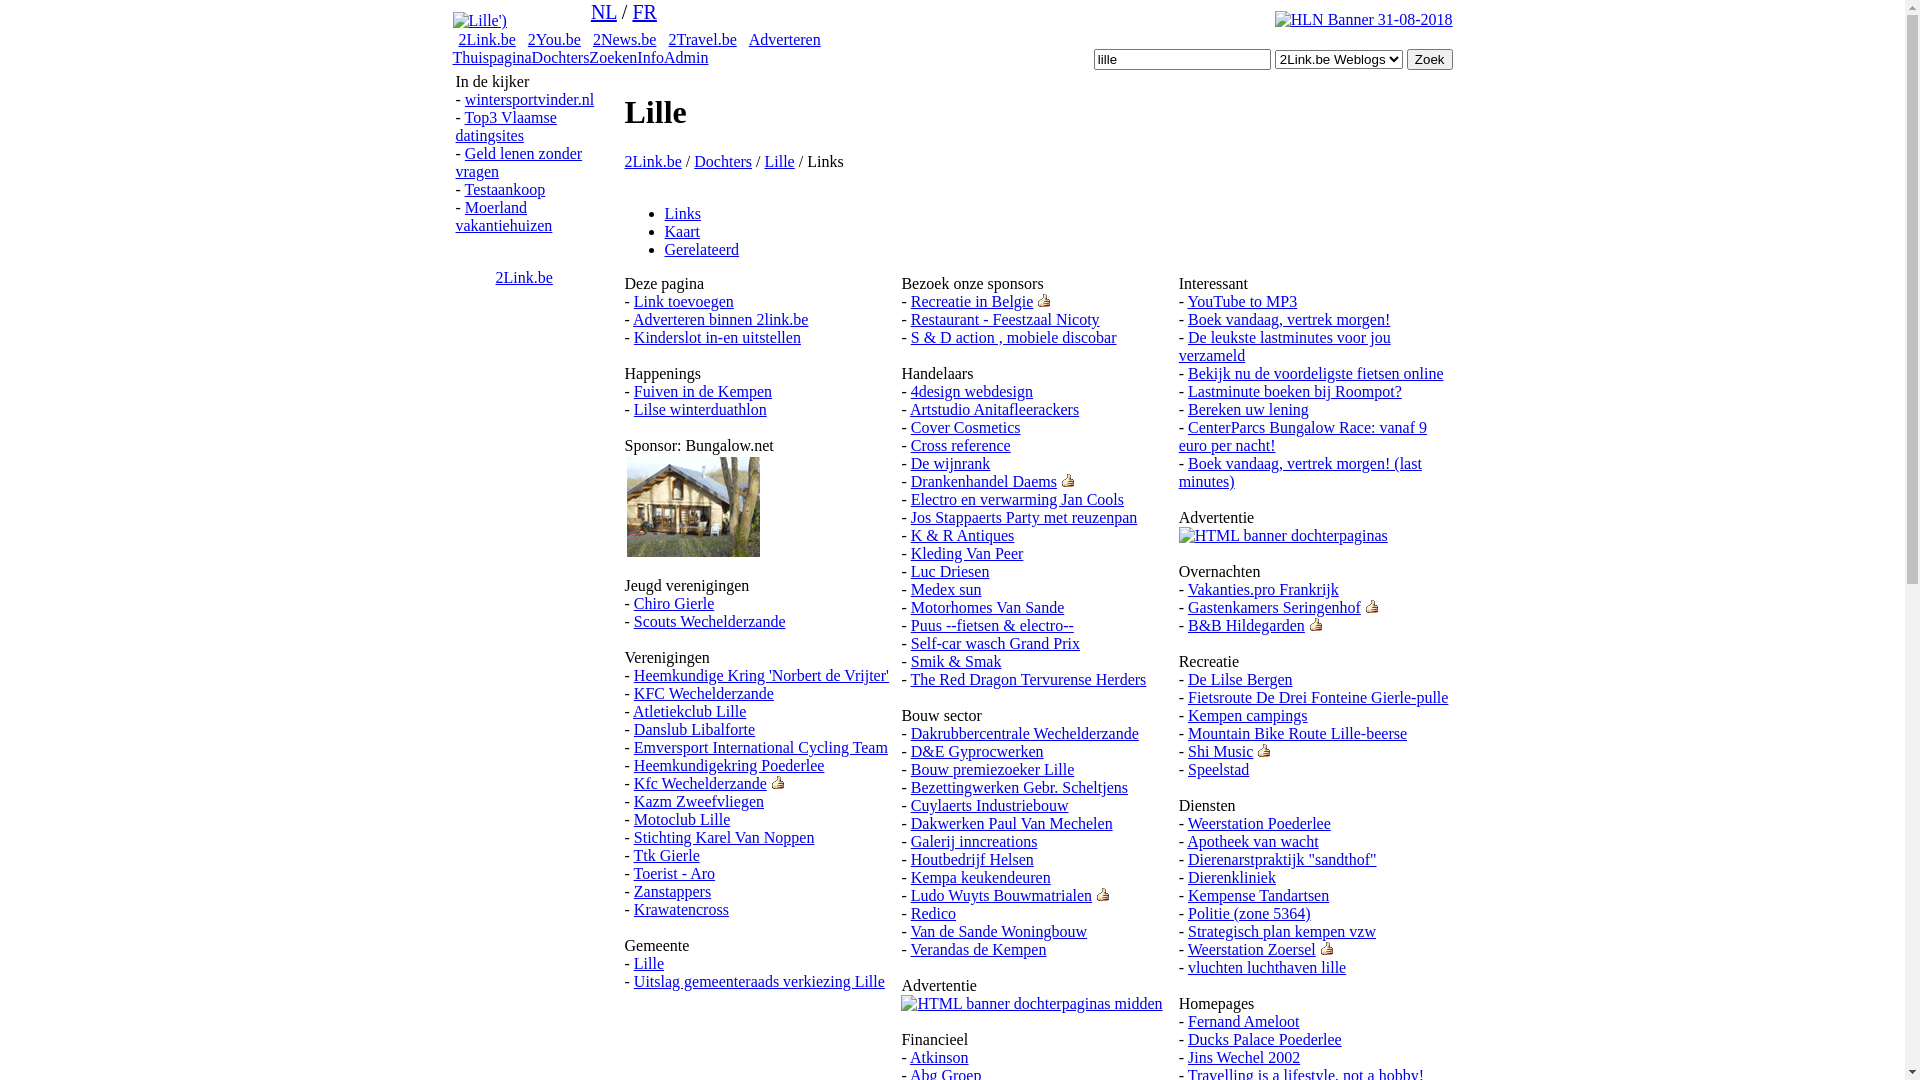  I want to click on 'Moerland vakantiehuizen', so click(504, 216).